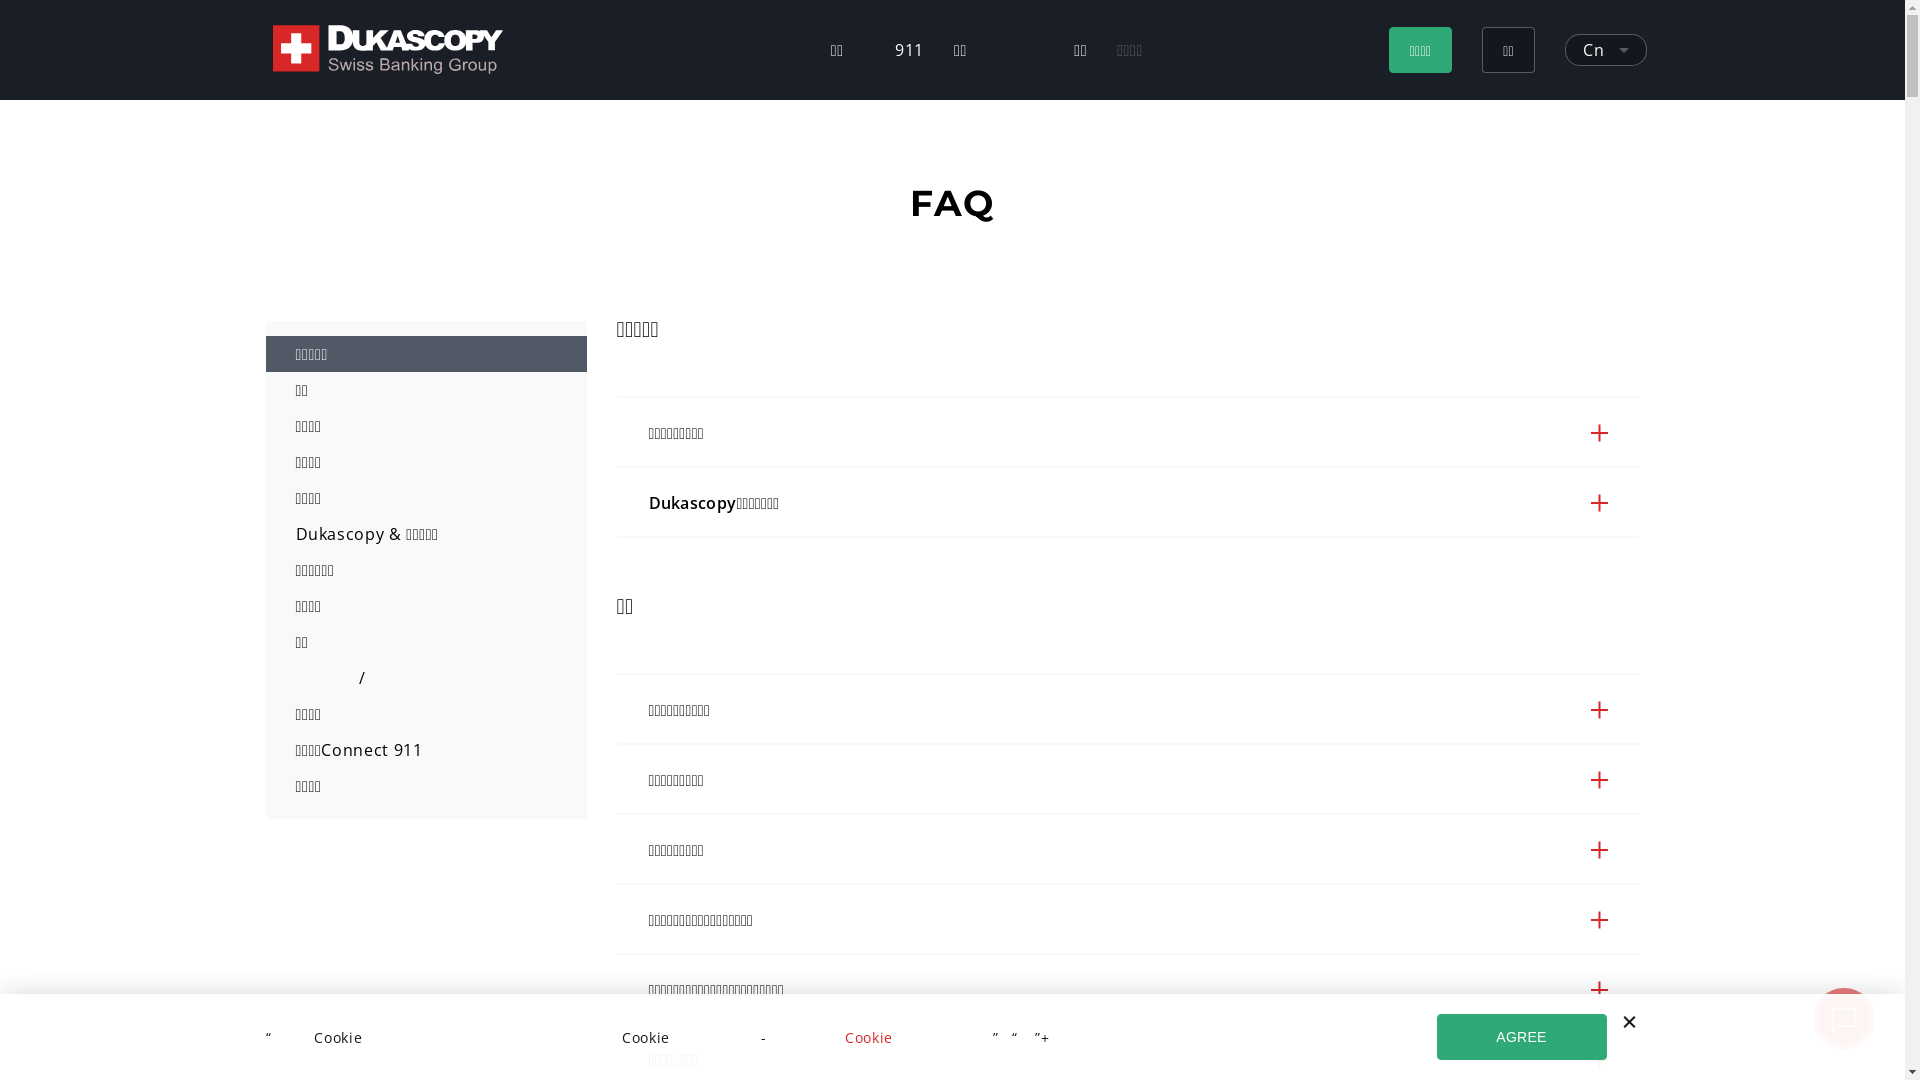 The height and width of the screenshot is (1080, 1920). I want to click on 'AGREE', so click(1520, 1036).